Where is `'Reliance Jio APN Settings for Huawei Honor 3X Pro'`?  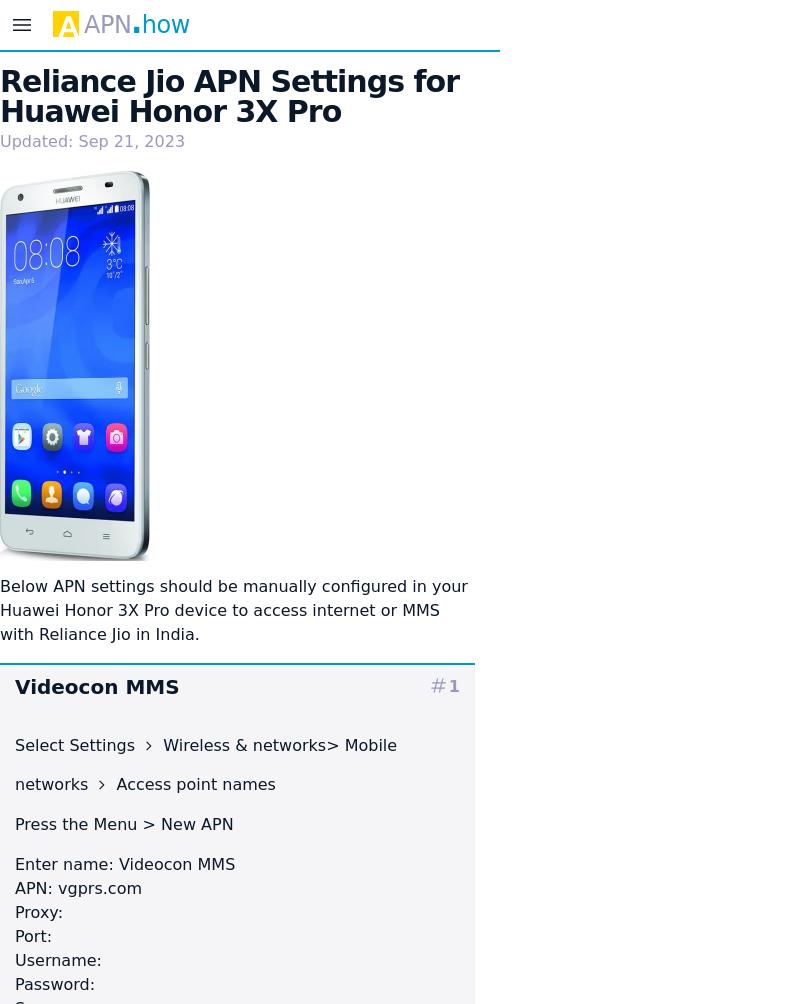 'Reliance Jio APN Settings for Huawei Honor 3X Pro' is located at coordinates (229, 96).